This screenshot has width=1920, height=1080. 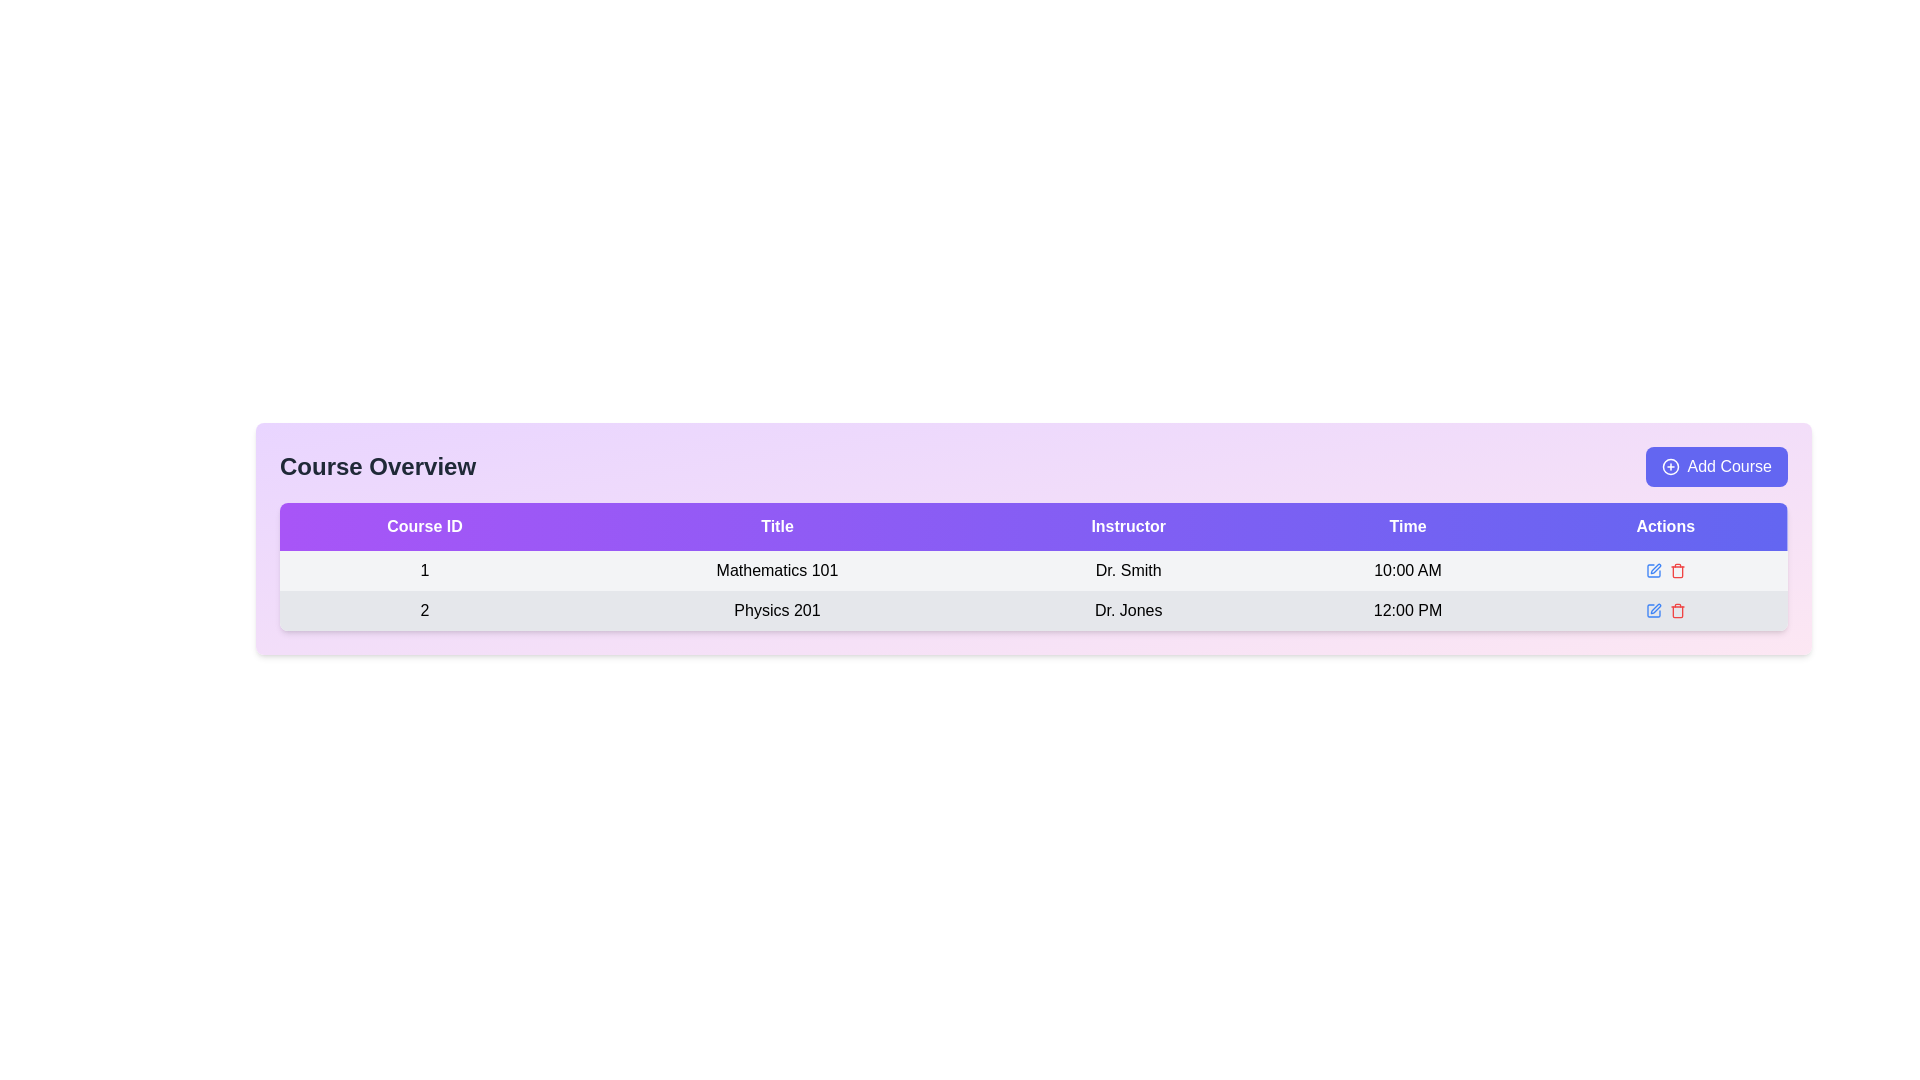 I want to click on the header label for the 'Instructors' column in the table, which is located in the third column of the header row, between 'Title' and 'Time', so click(x=1128, y=526).